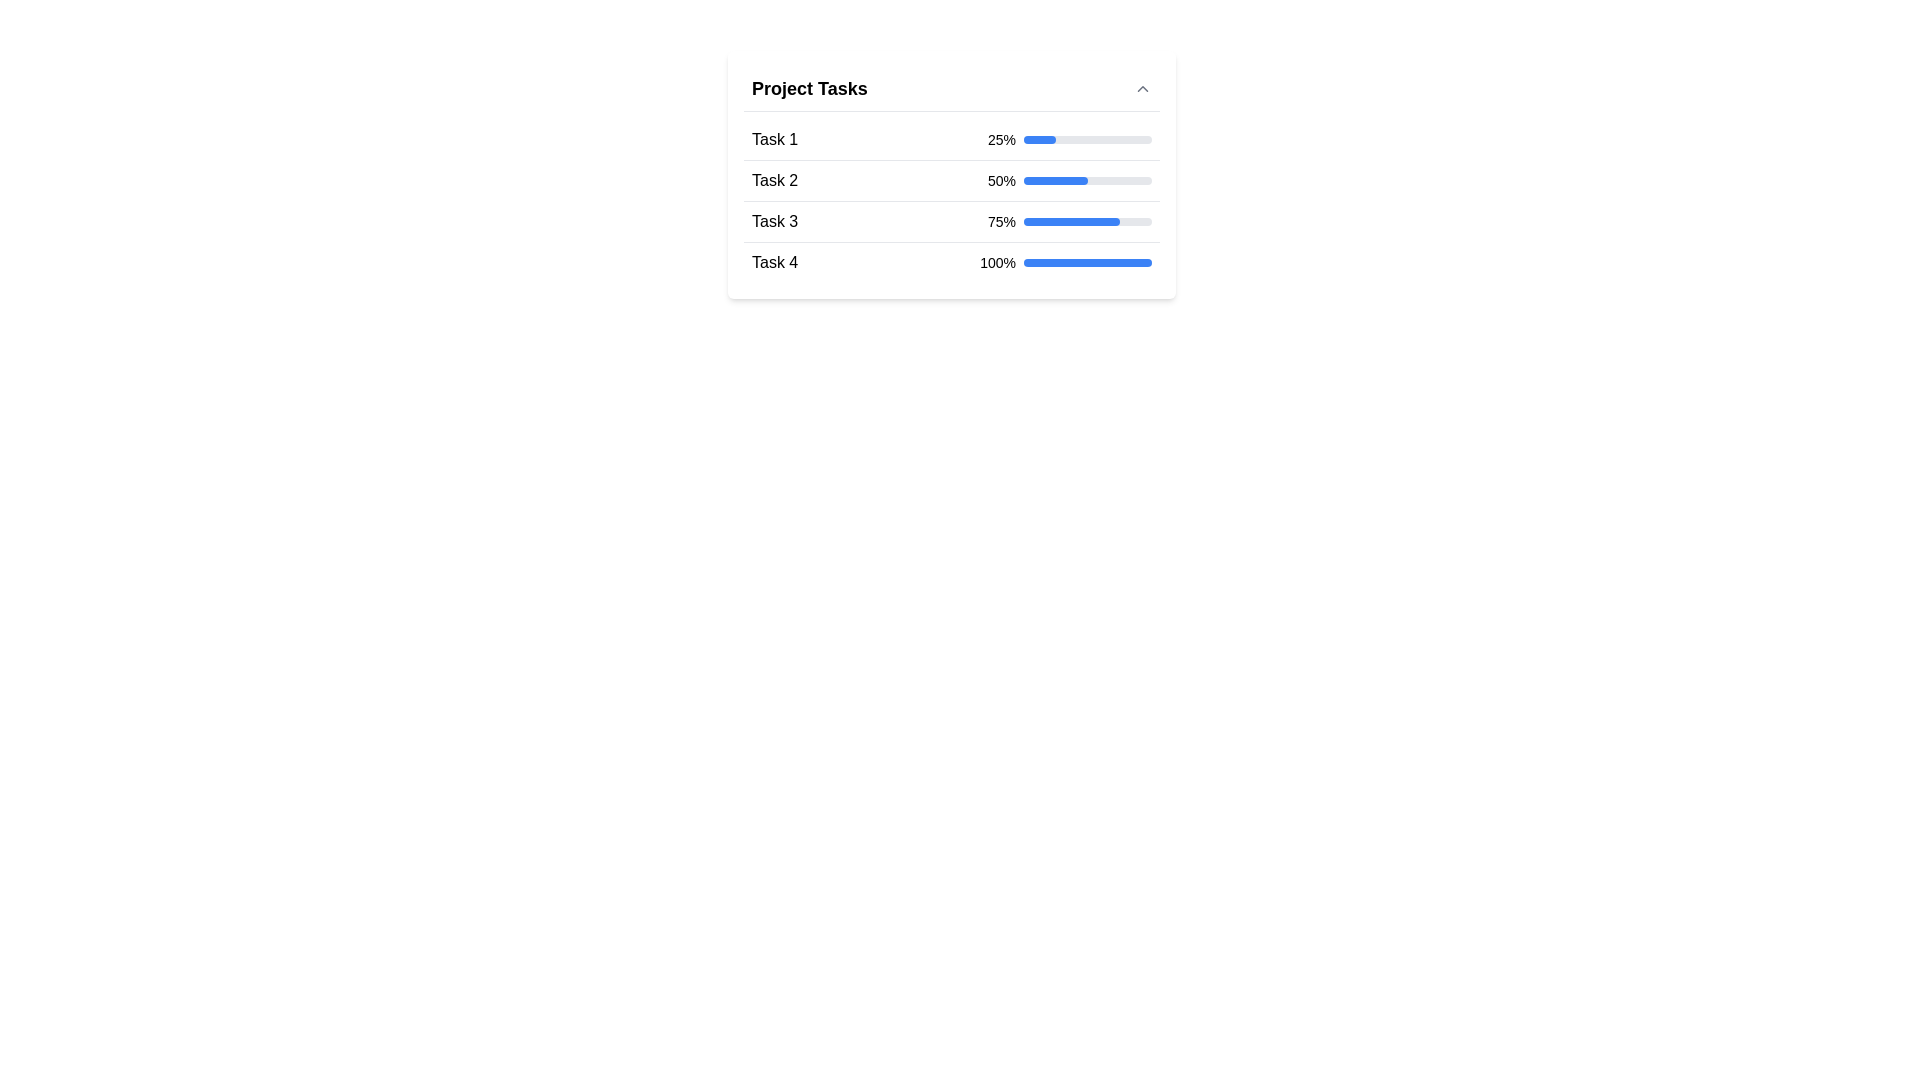  What do you see at coordinates (1142, 87) in the screenshot?
I see `the upward-pointing chevron icon button located at the top-right corner of the 'Project Tasks' section` at bounding box center [1142, 87].